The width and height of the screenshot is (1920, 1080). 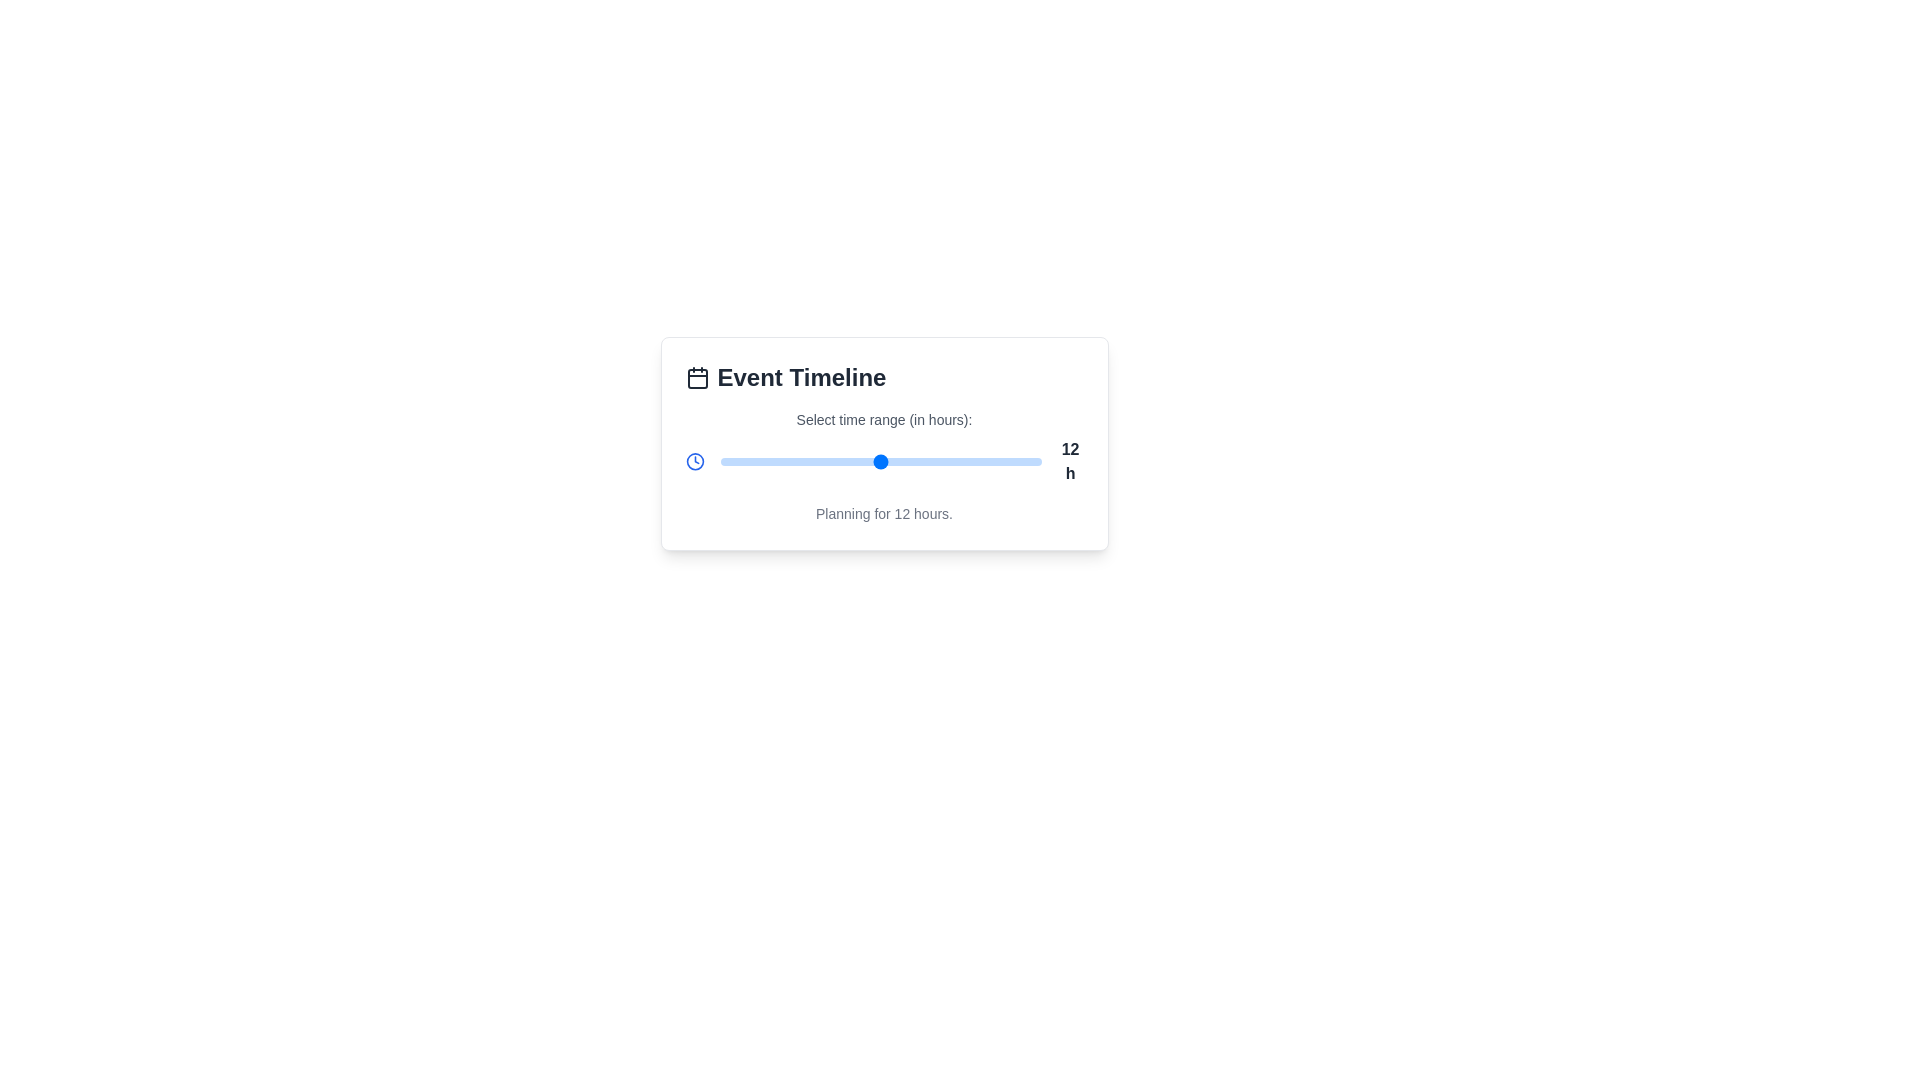 I want to click on the time range, so click(x=1014, y=462).